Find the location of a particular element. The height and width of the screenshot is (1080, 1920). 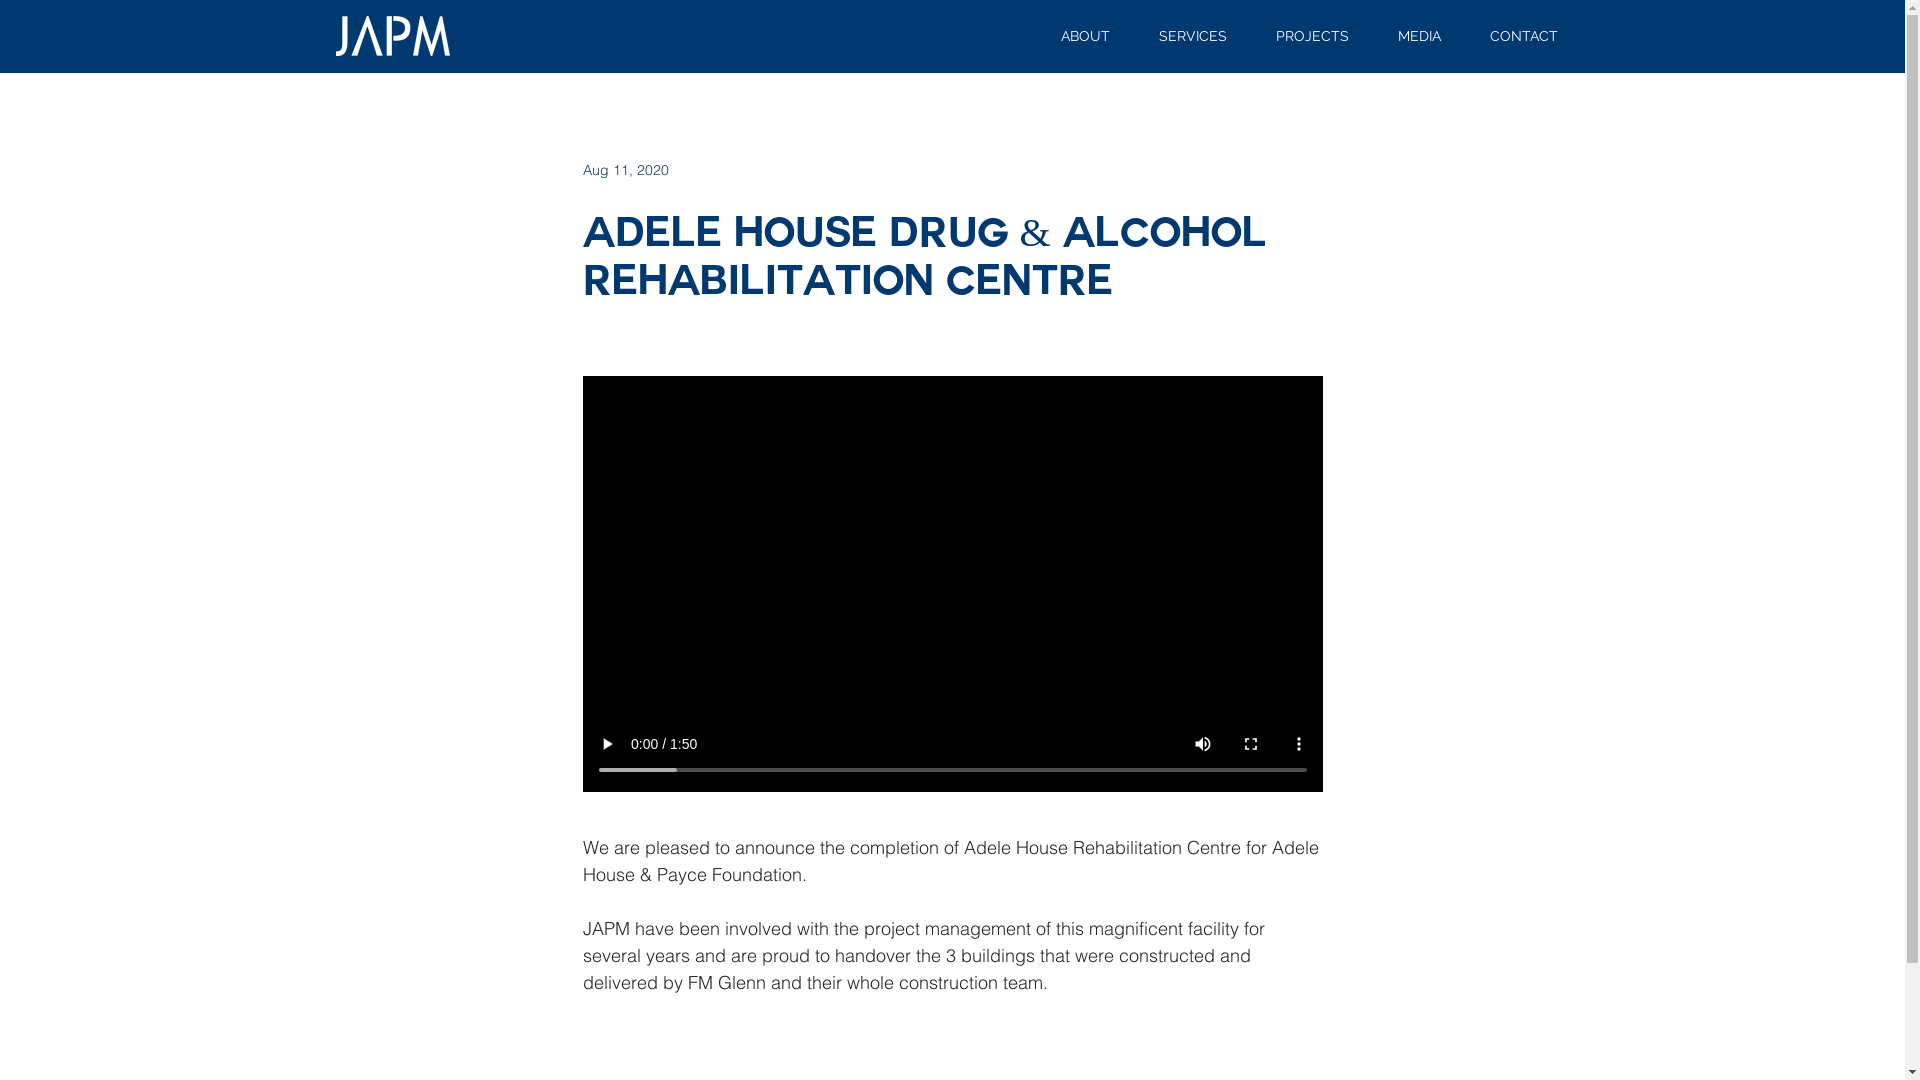

'SERVICES' is located at coordinates (1192, 36).